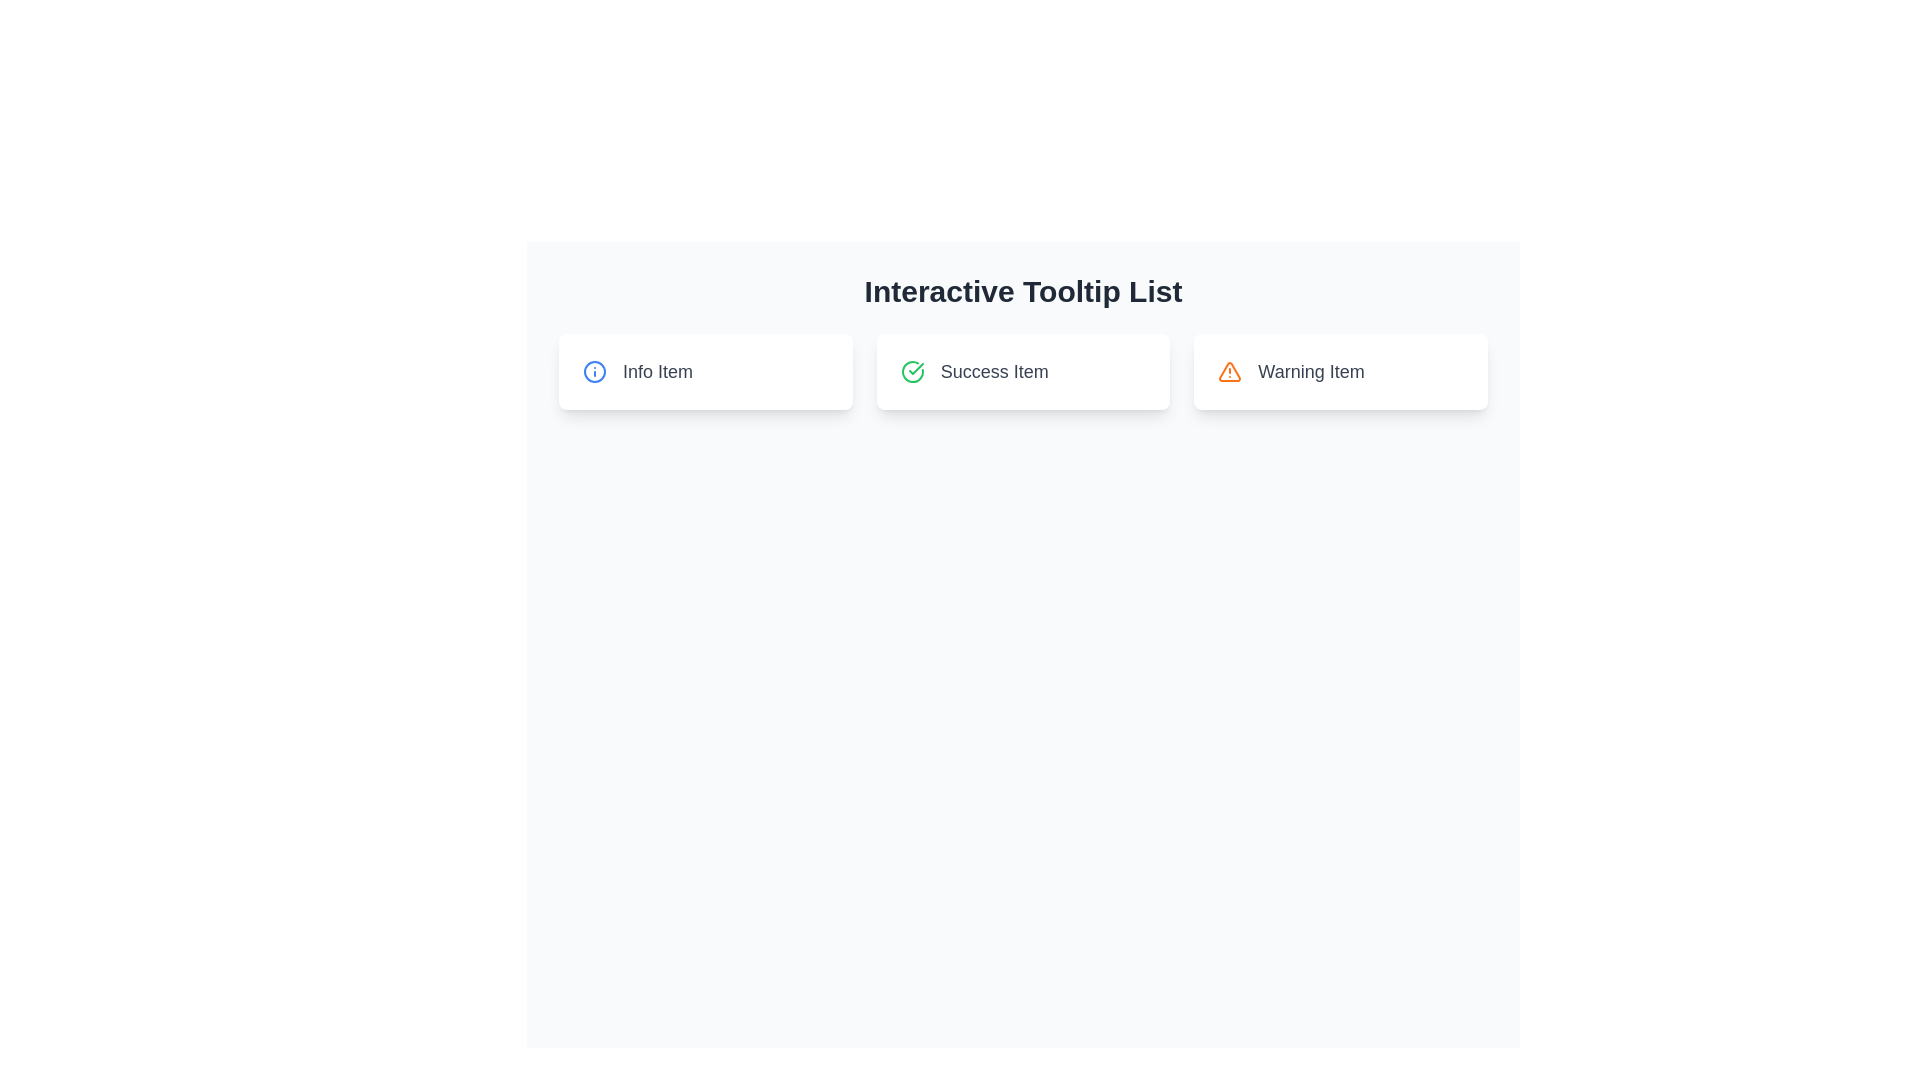 Image resolution: width=1920 pixels, height=1080 pixels. What do you see at coordinates (1341, 371) in the screenshot?
I see `displayed warning message in the Card UI component, which is the third card in a row of three, positioned to the far right` at bounding box center [1341, 371].